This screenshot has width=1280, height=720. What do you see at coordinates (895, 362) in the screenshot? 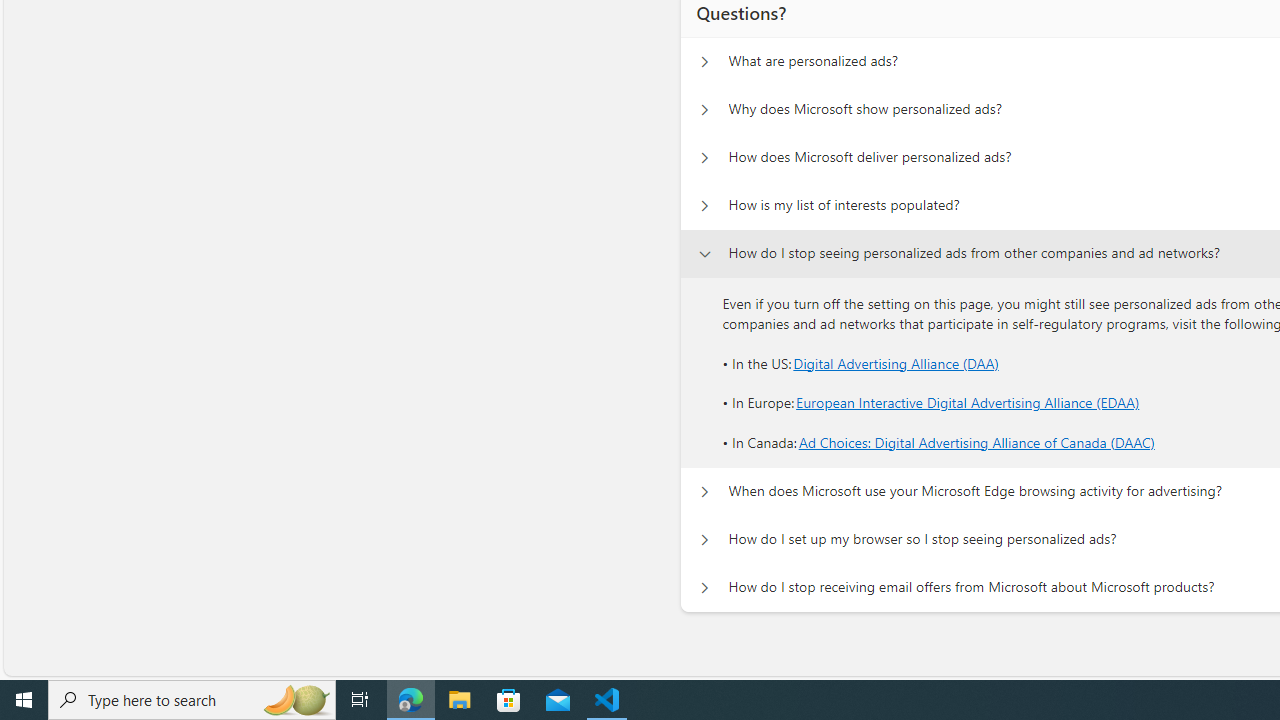
I see `'Digital Advertising Alliance (DAA)'` at bounding box center [895, 362].